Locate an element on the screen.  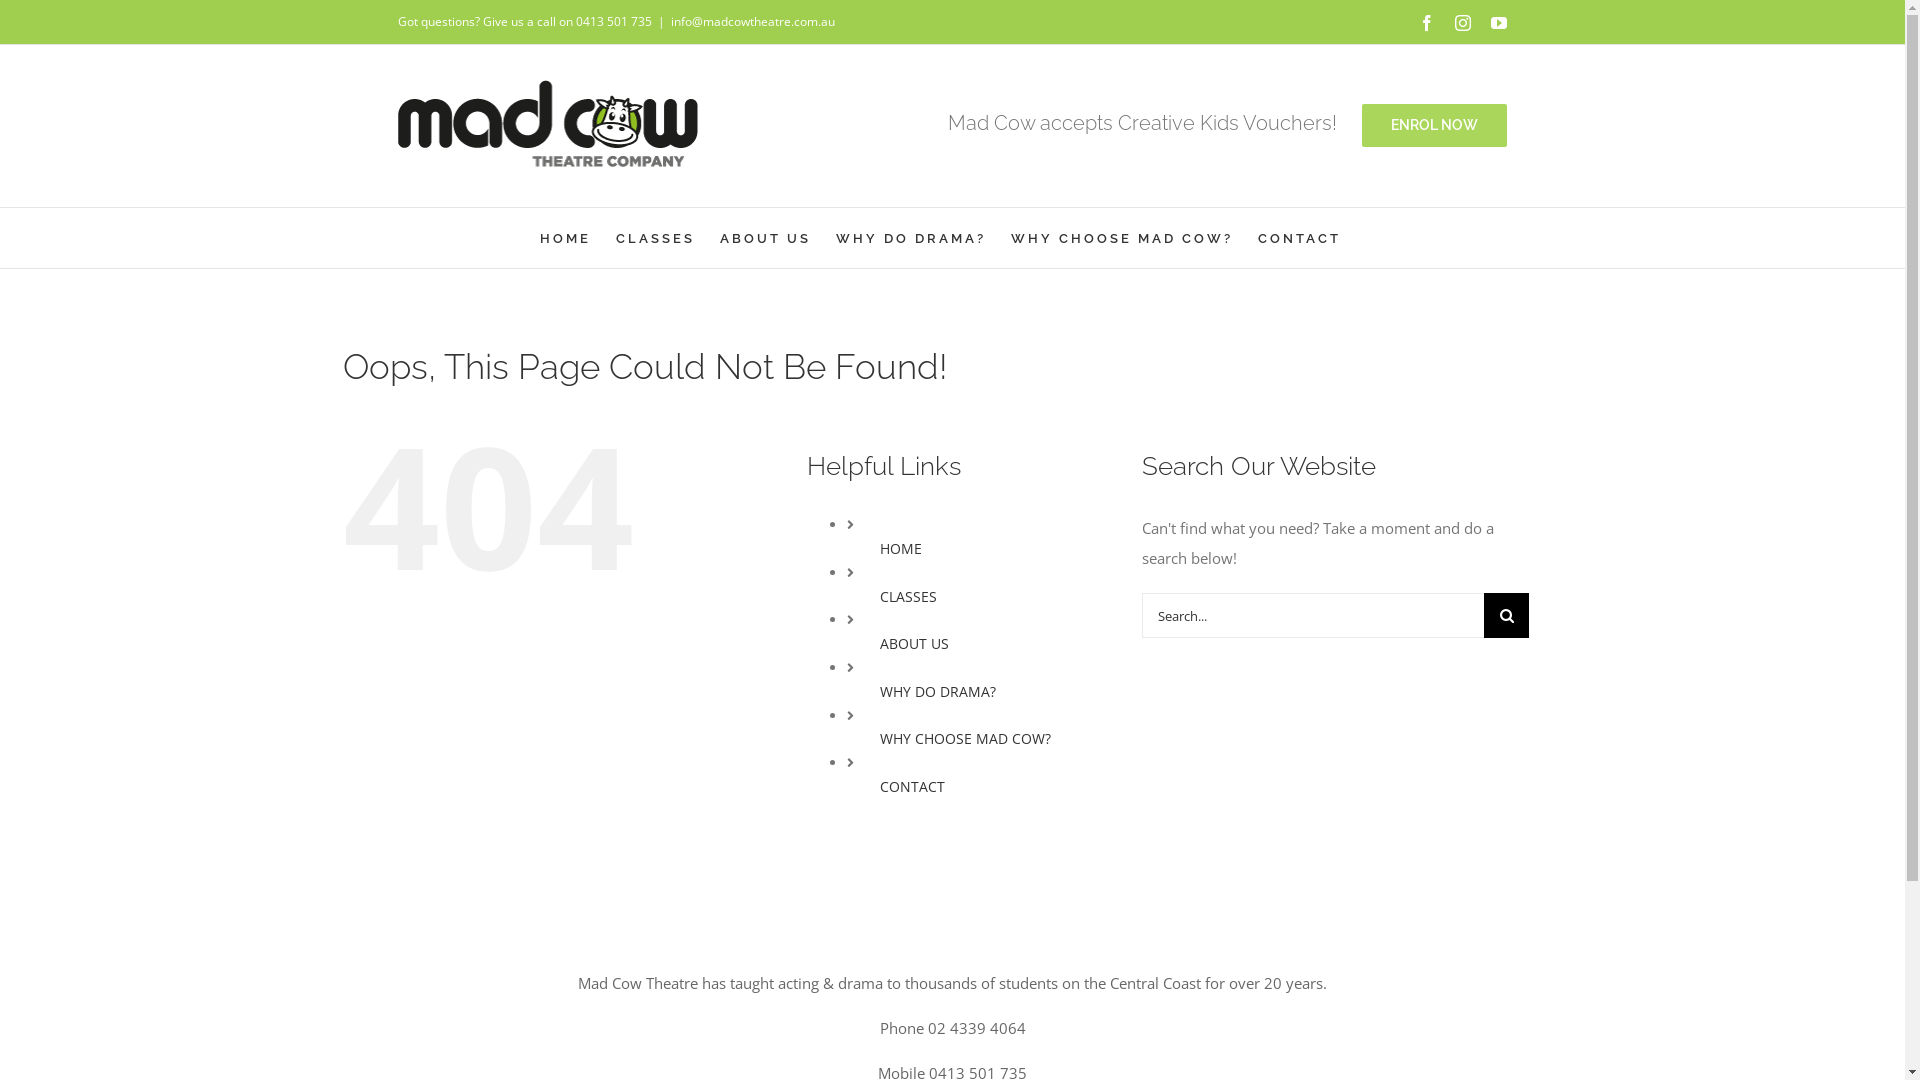
'WHY CHOOSE MAD COW?' is located at coordinates (879, 738).